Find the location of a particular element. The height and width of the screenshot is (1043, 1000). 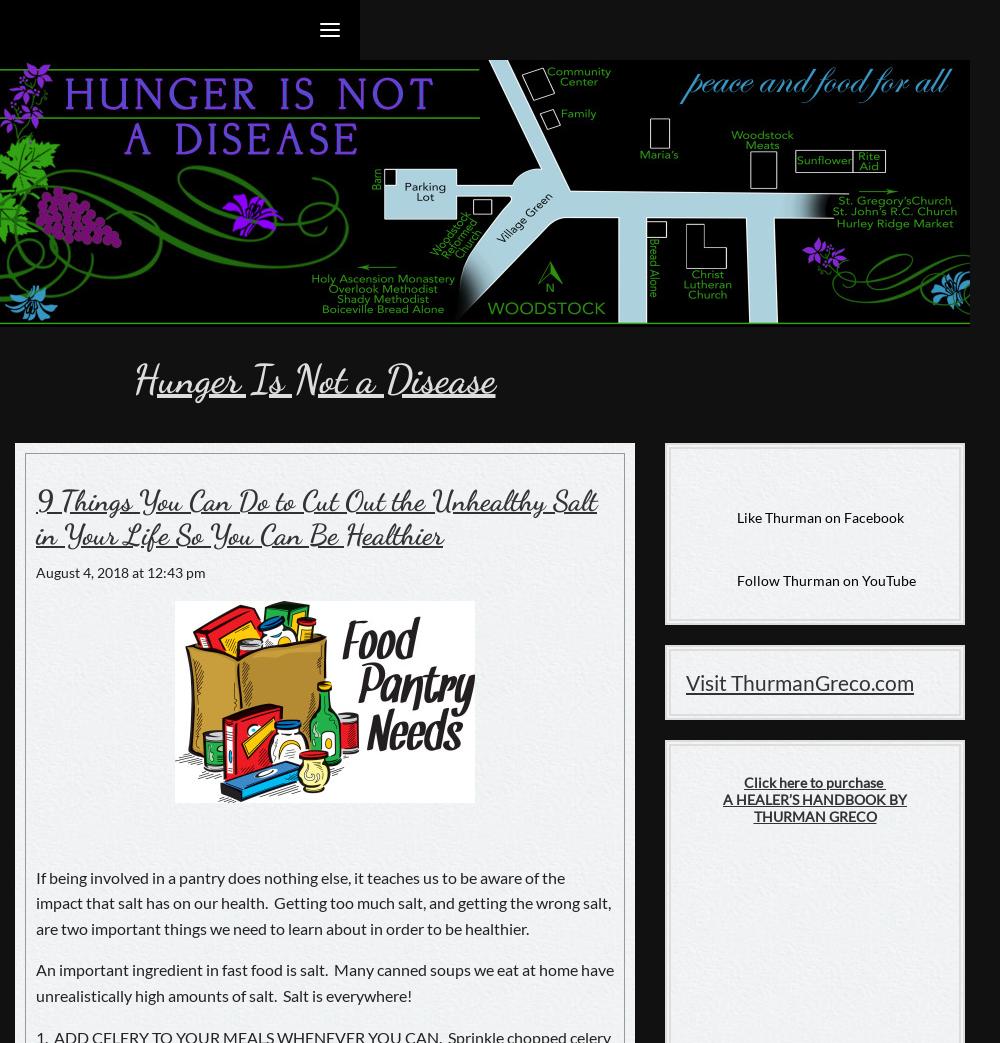

'Follow Thurman on YouTube' is located at coordinates (823, 579).